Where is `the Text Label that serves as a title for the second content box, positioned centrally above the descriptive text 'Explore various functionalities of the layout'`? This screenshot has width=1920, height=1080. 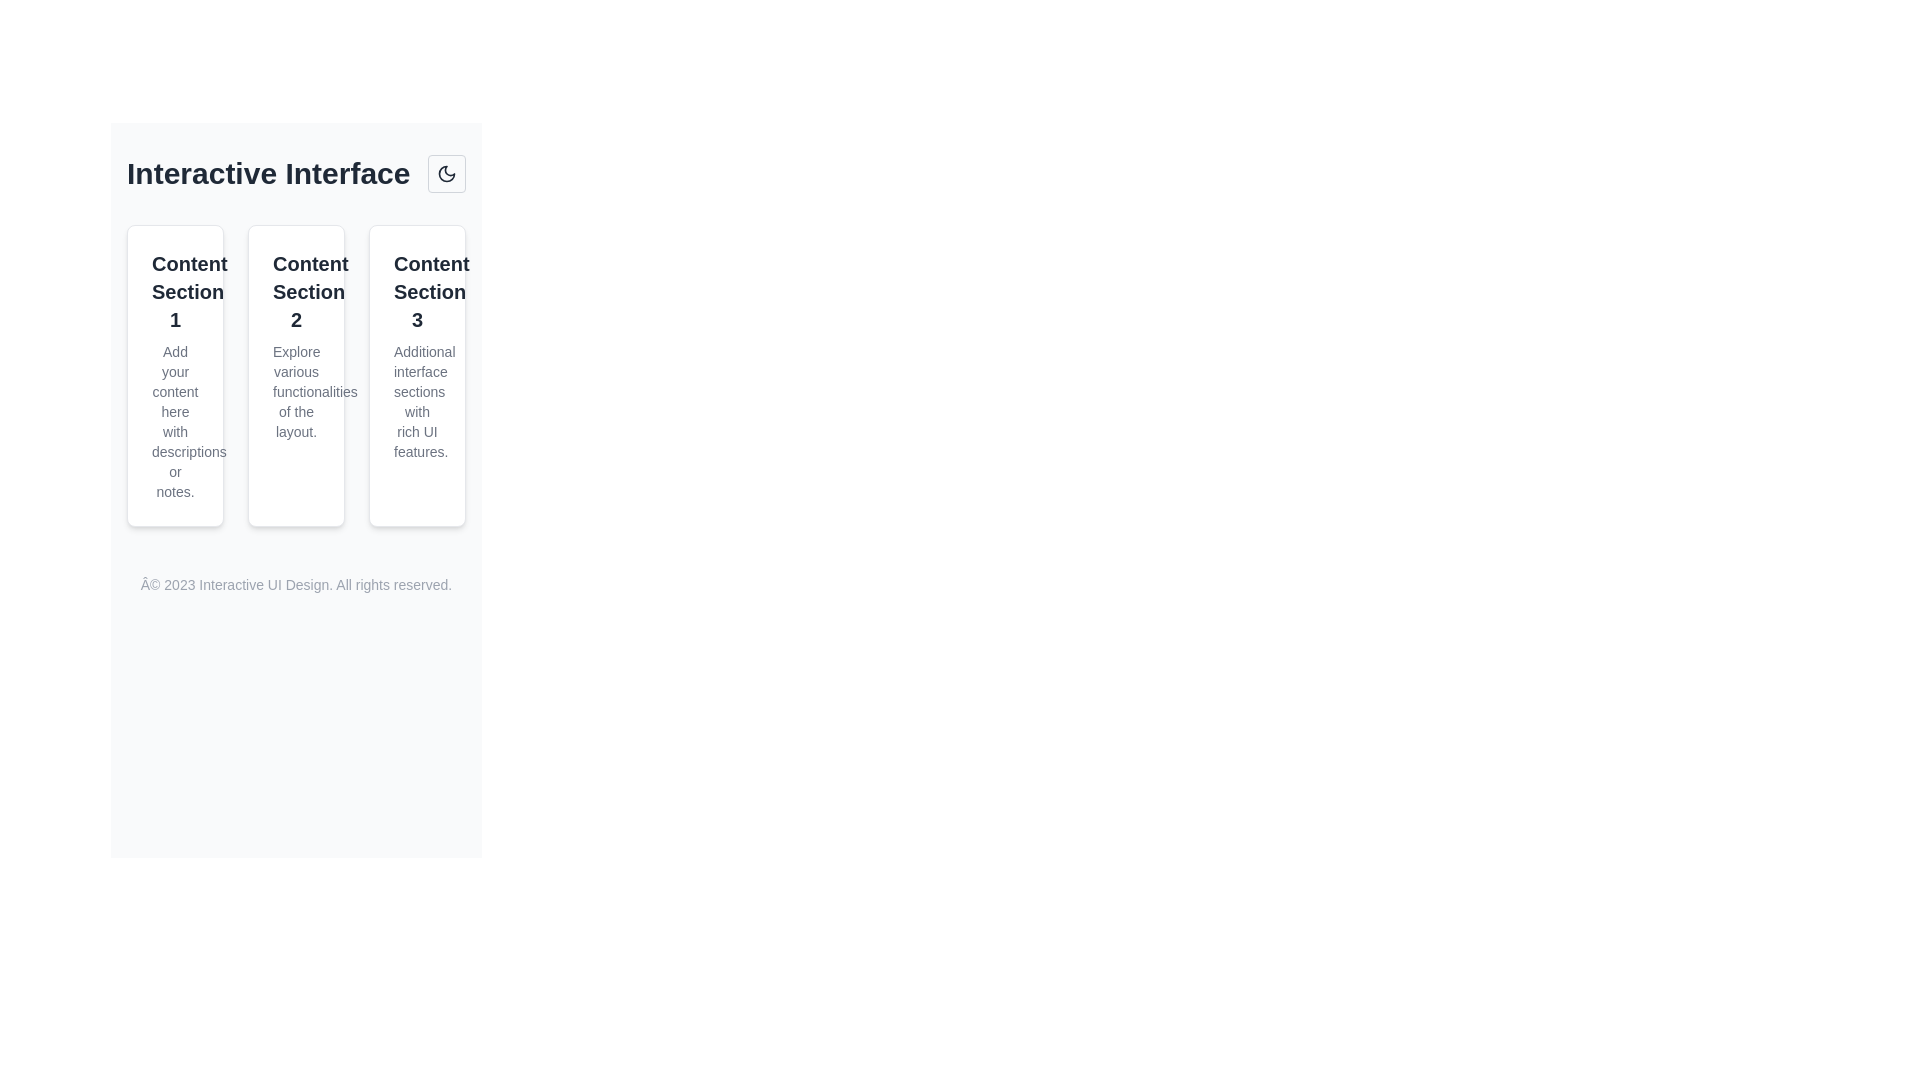 the Text Label that serves as a title for the second content box, positioned centrally above the descriptive text 'Explore various functionalities of the layout' is located at coordinates (295, 292).